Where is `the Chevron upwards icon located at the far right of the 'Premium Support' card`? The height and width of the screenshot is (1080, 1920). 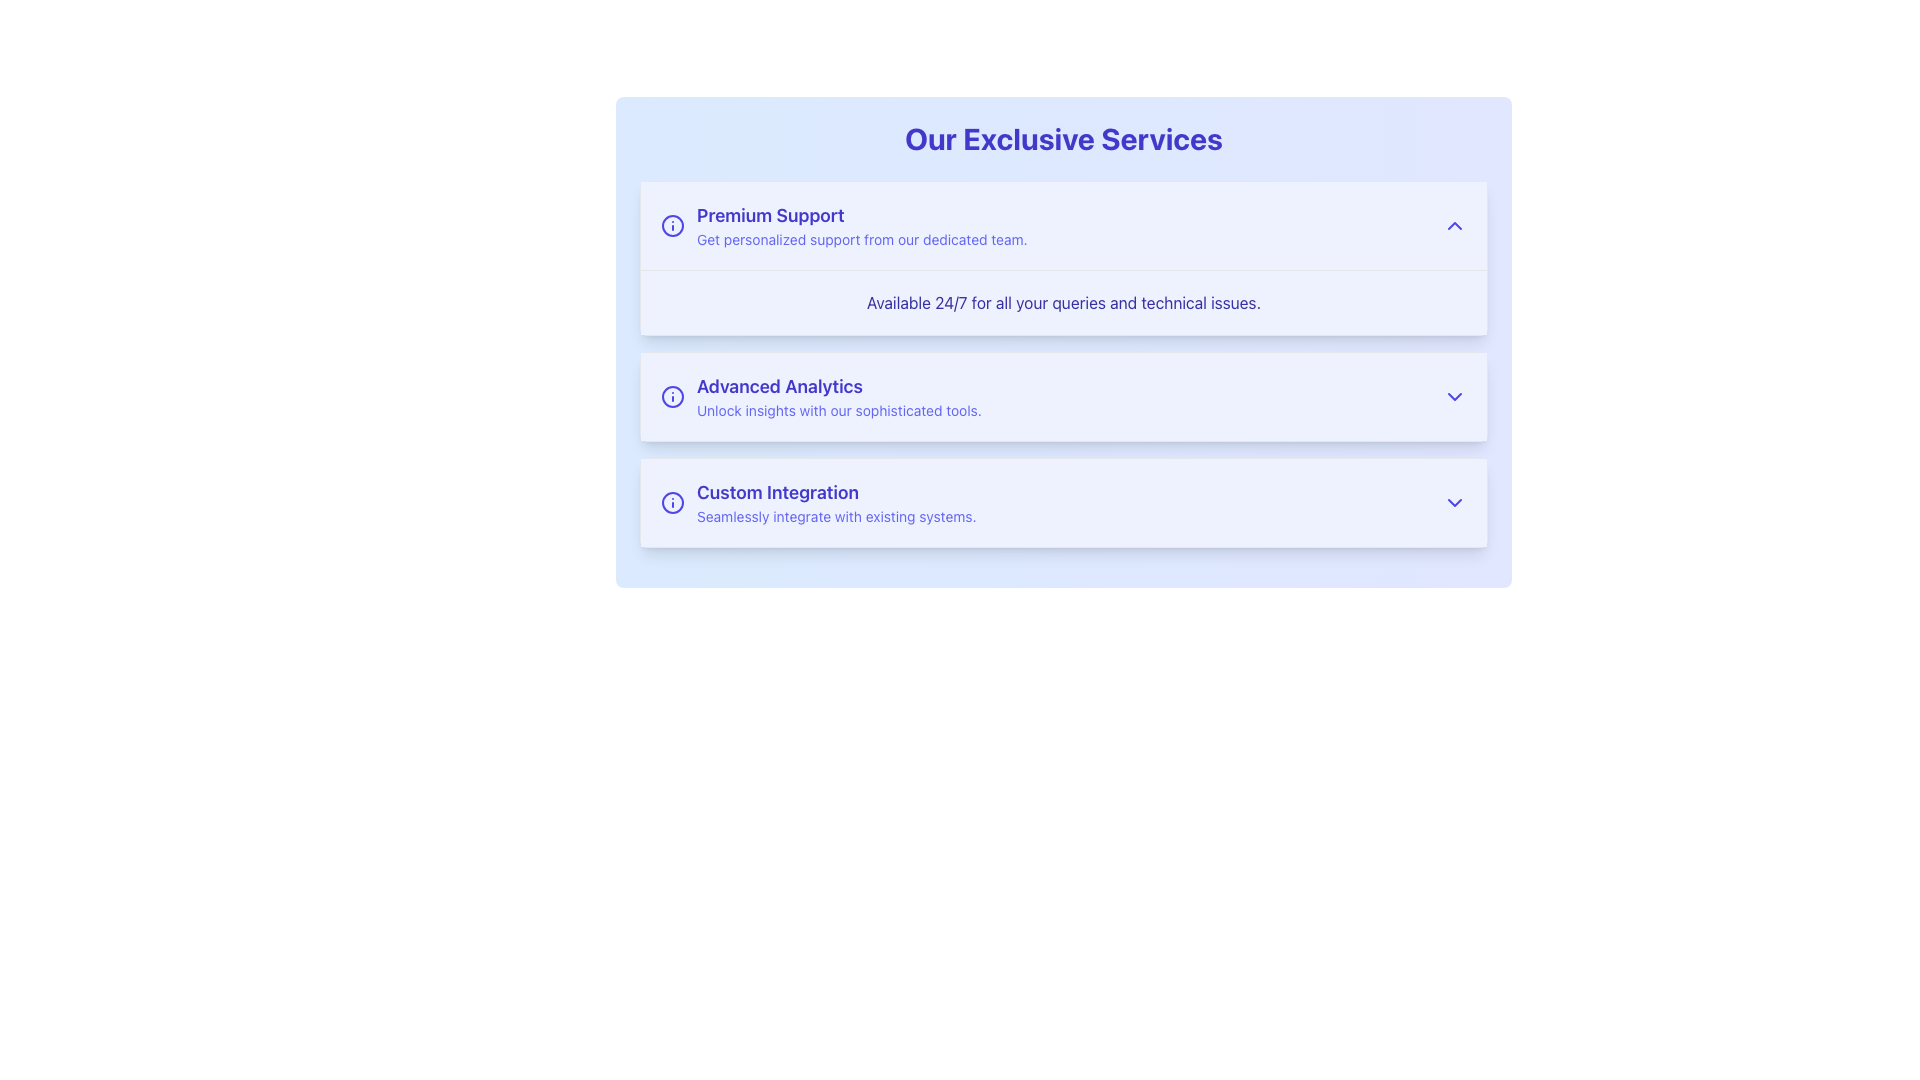
the Chevron upwards icon located at the far right of the 'Premium Support' card is located at coordinates (1454, 225).